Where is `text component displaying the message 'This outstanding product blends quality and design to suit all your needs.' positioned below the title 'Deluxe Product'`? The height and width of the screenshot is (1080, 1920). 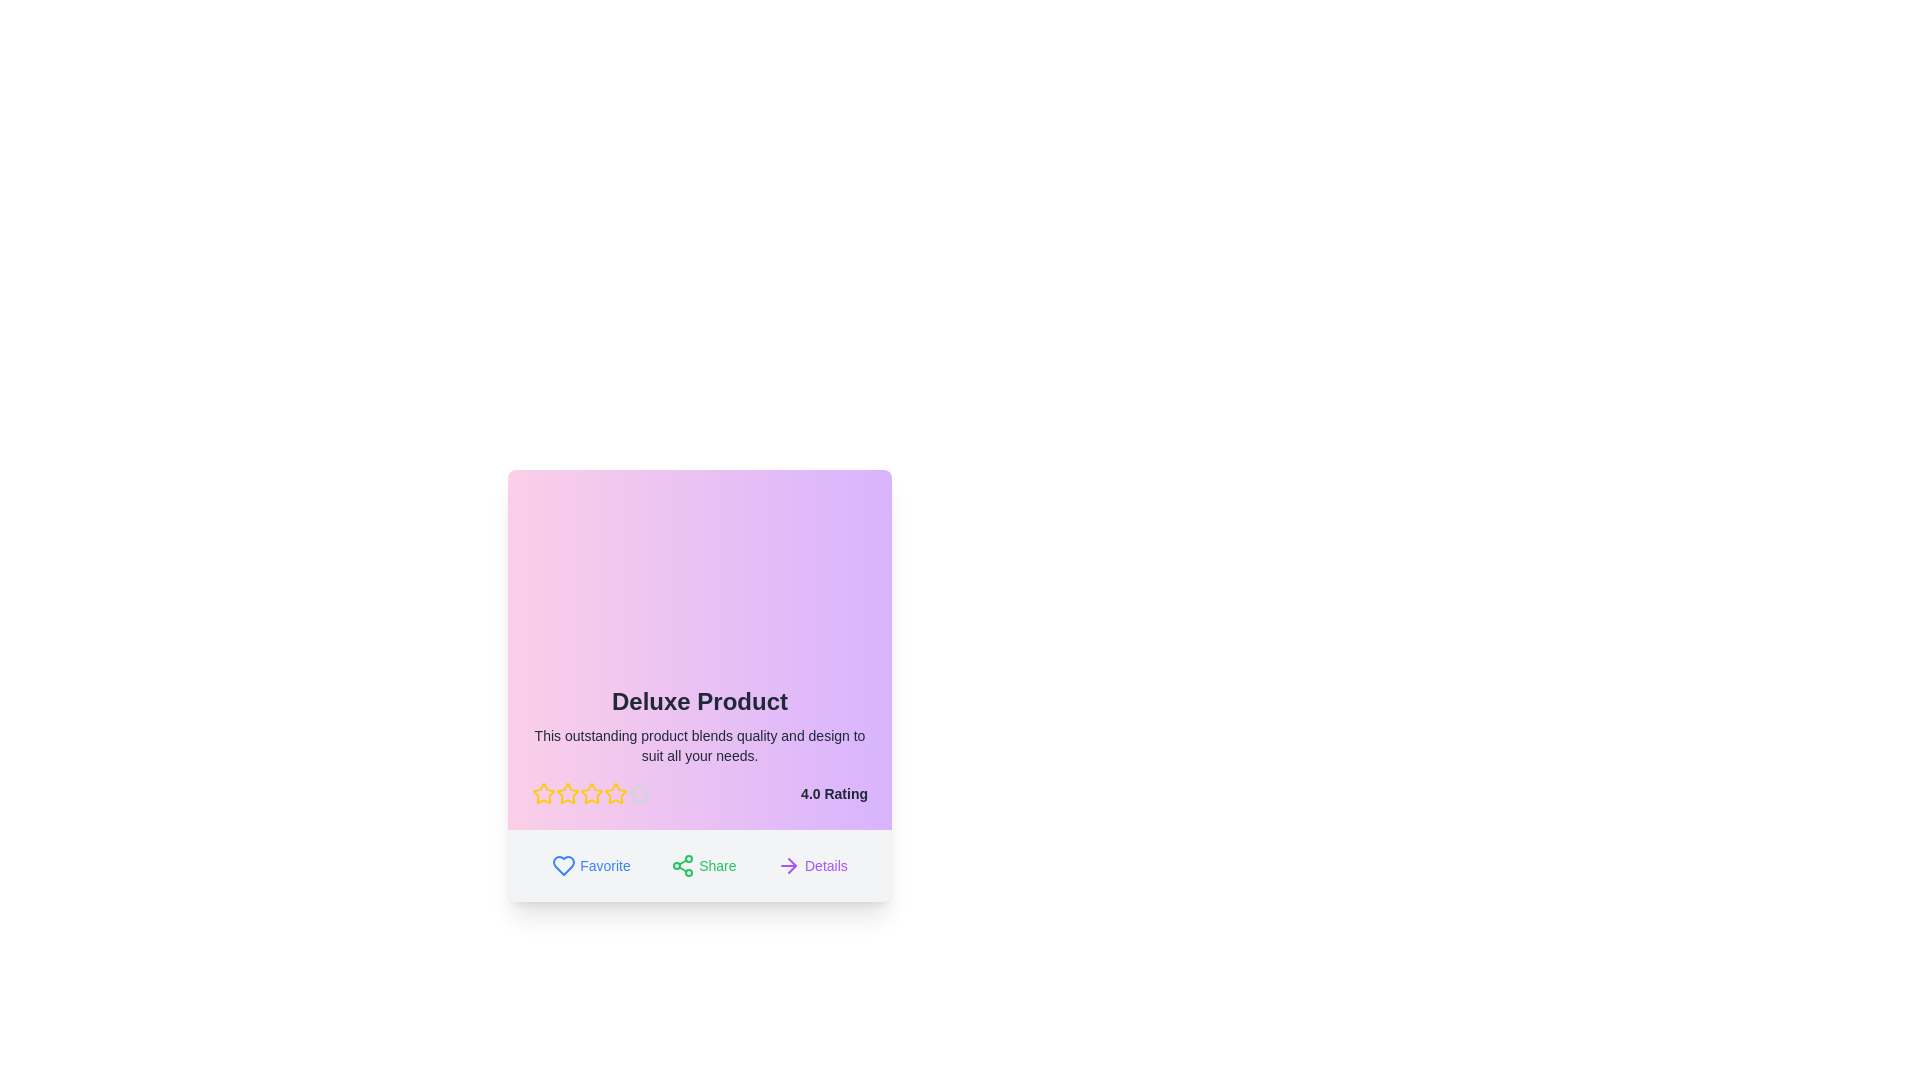
text component displaying the message 'This outstanding product blends quality and design to suit all your needs.' positioned below the title 'Deluxe Product' is located at coordinates (700, 745).